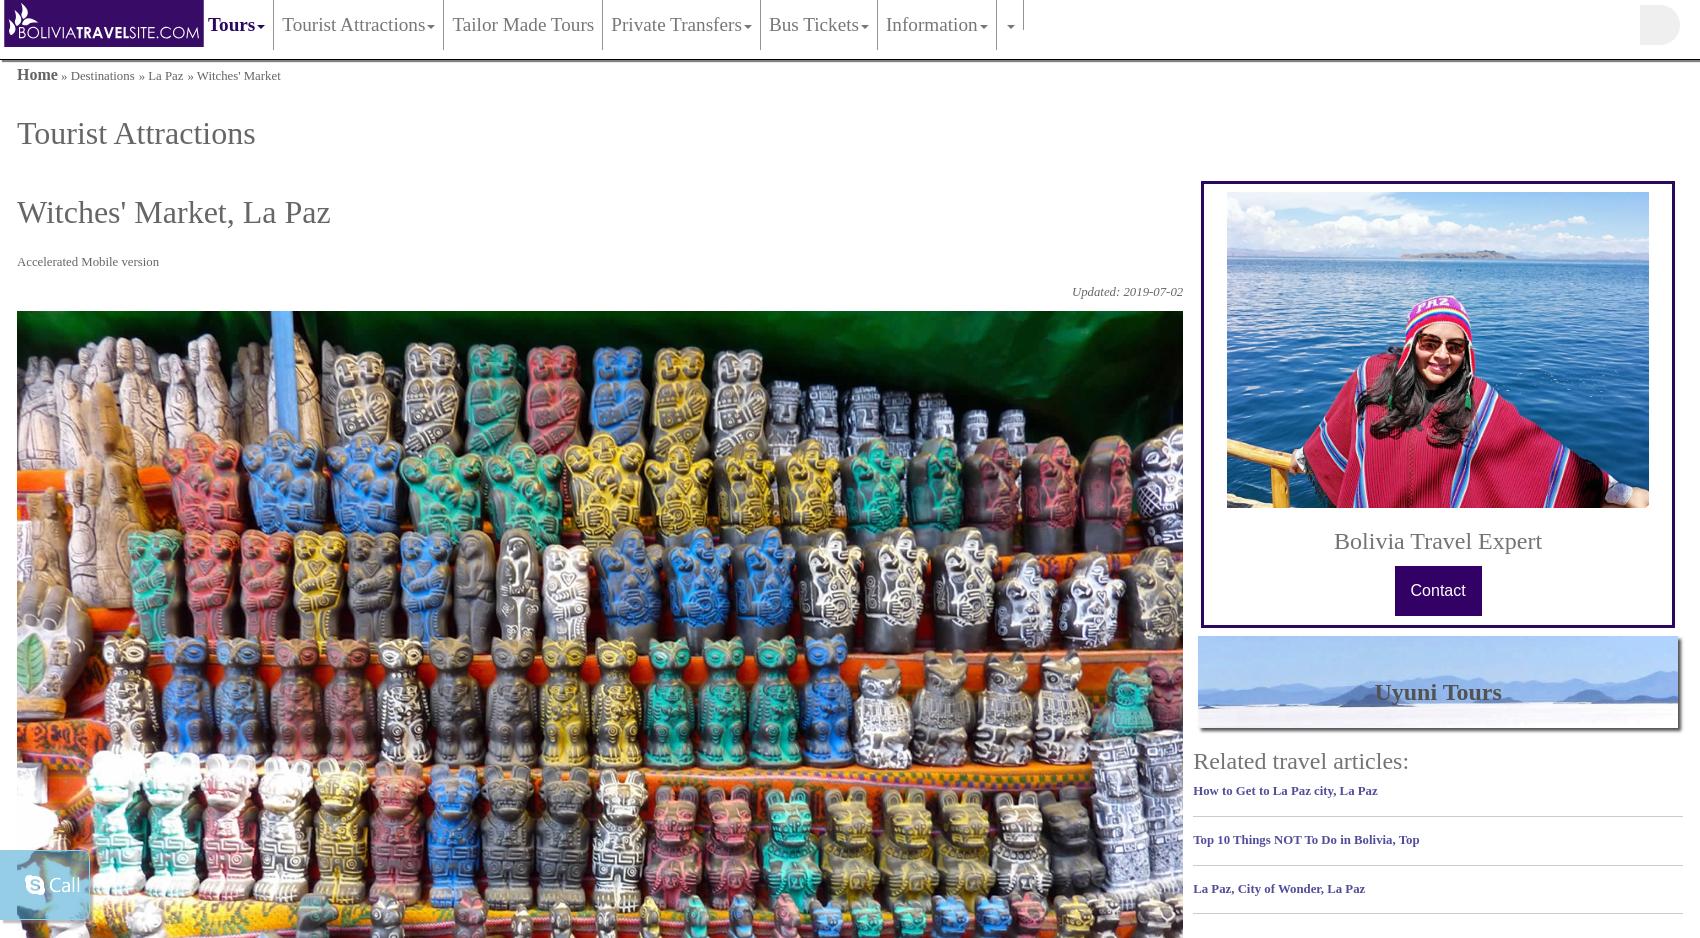 The height and width of the screenshot is (938, 1700). What do you see at coordinates (102, 75) in the screenshot?
I see `'Destinations'` at bounding box center [102, 75].